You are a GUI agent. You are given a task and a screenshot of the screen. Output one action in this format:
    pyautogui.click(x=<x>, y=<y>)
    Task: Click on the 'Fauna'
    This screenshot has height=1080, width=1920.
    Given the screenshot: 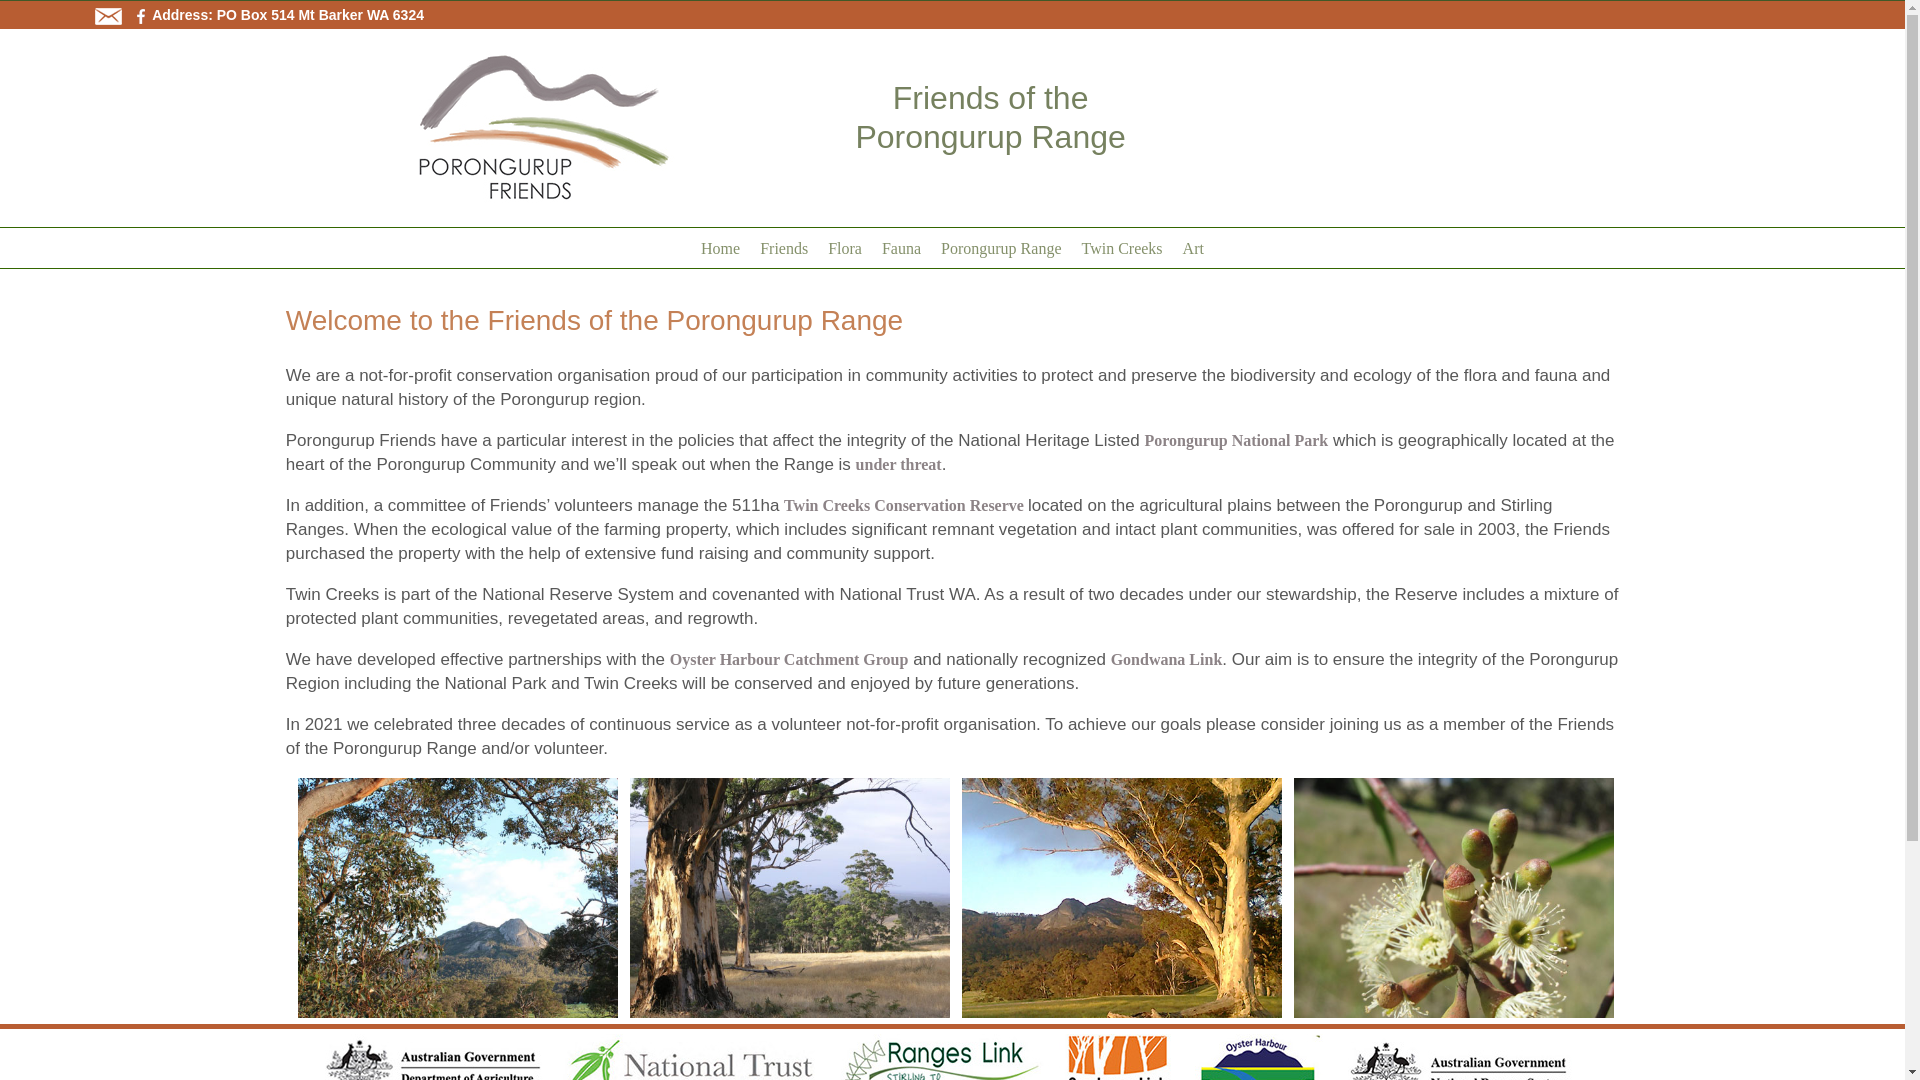 What is the action you would take?
    pyautogui.click(x=872, y=245)
    